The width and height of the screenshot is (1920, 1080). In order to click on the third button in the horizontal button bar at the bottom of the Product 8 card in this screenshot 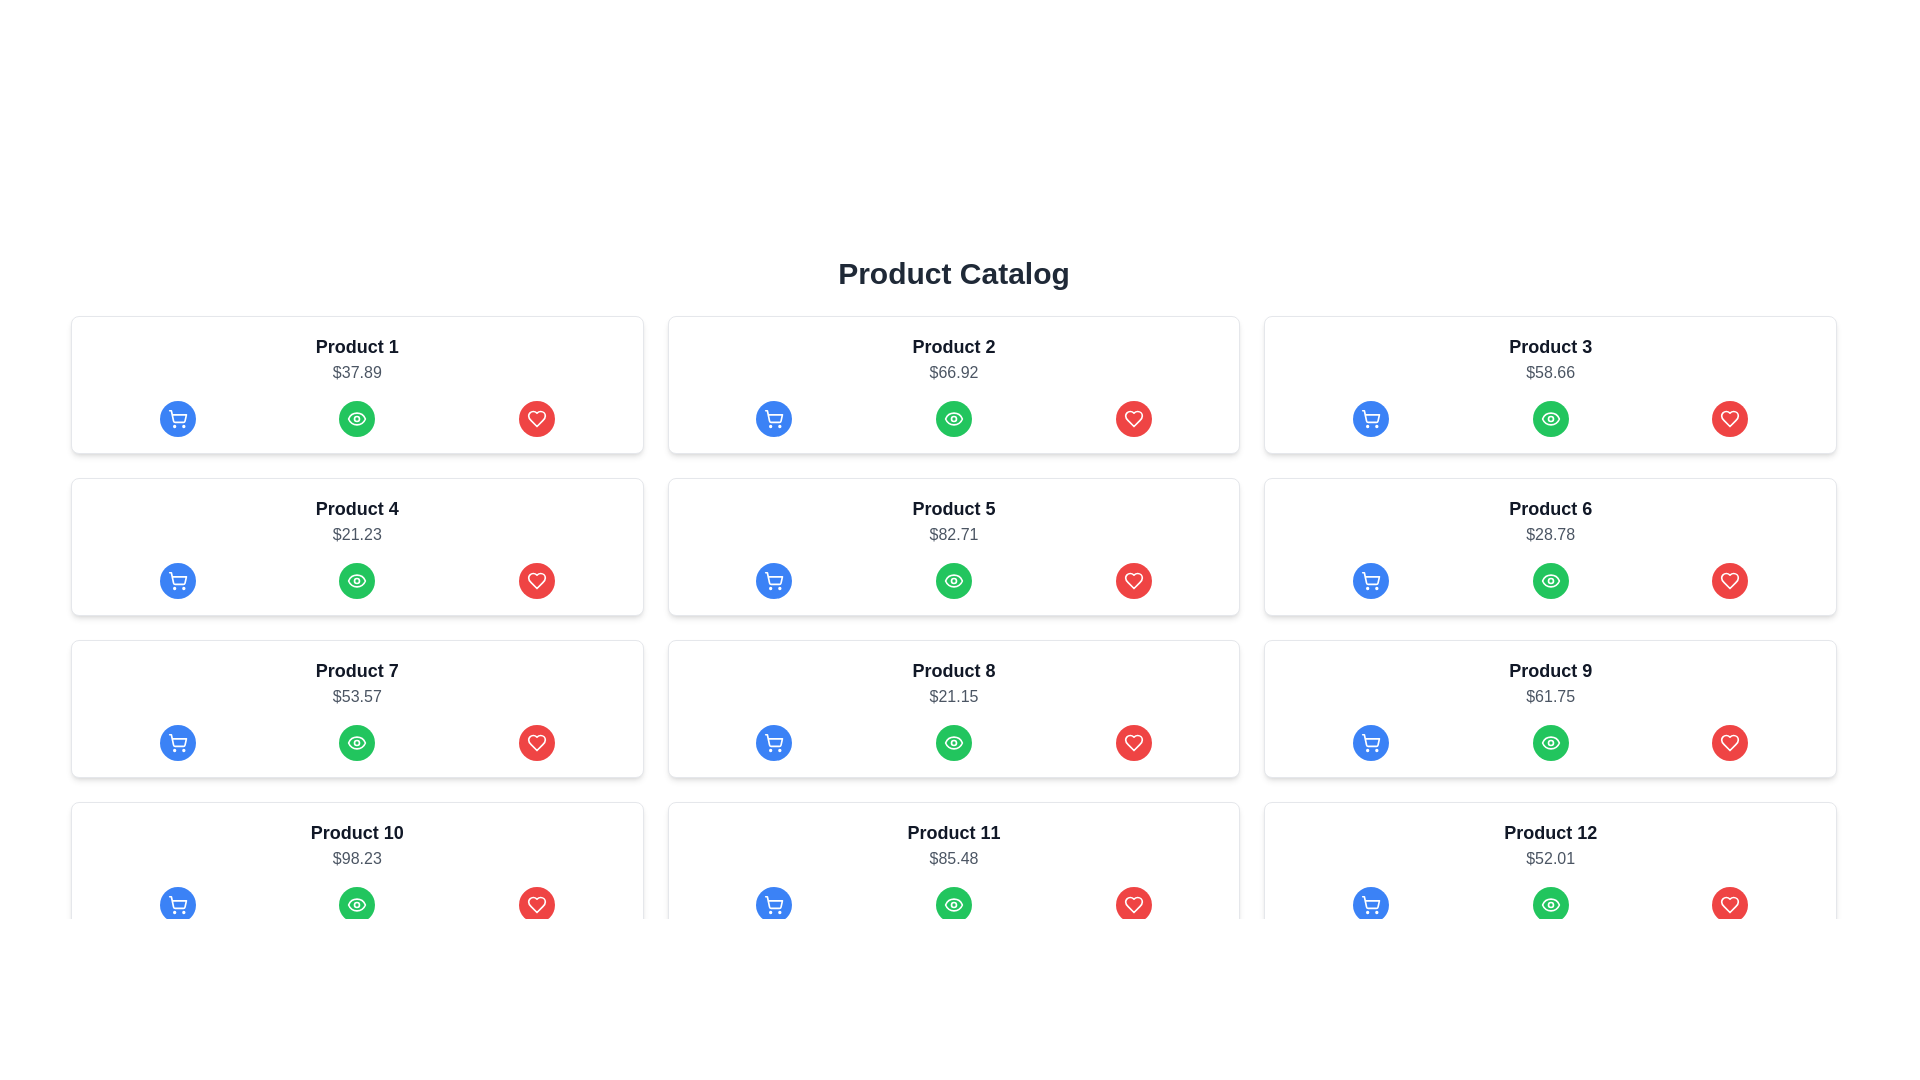, I will do `click(953, 743)`.